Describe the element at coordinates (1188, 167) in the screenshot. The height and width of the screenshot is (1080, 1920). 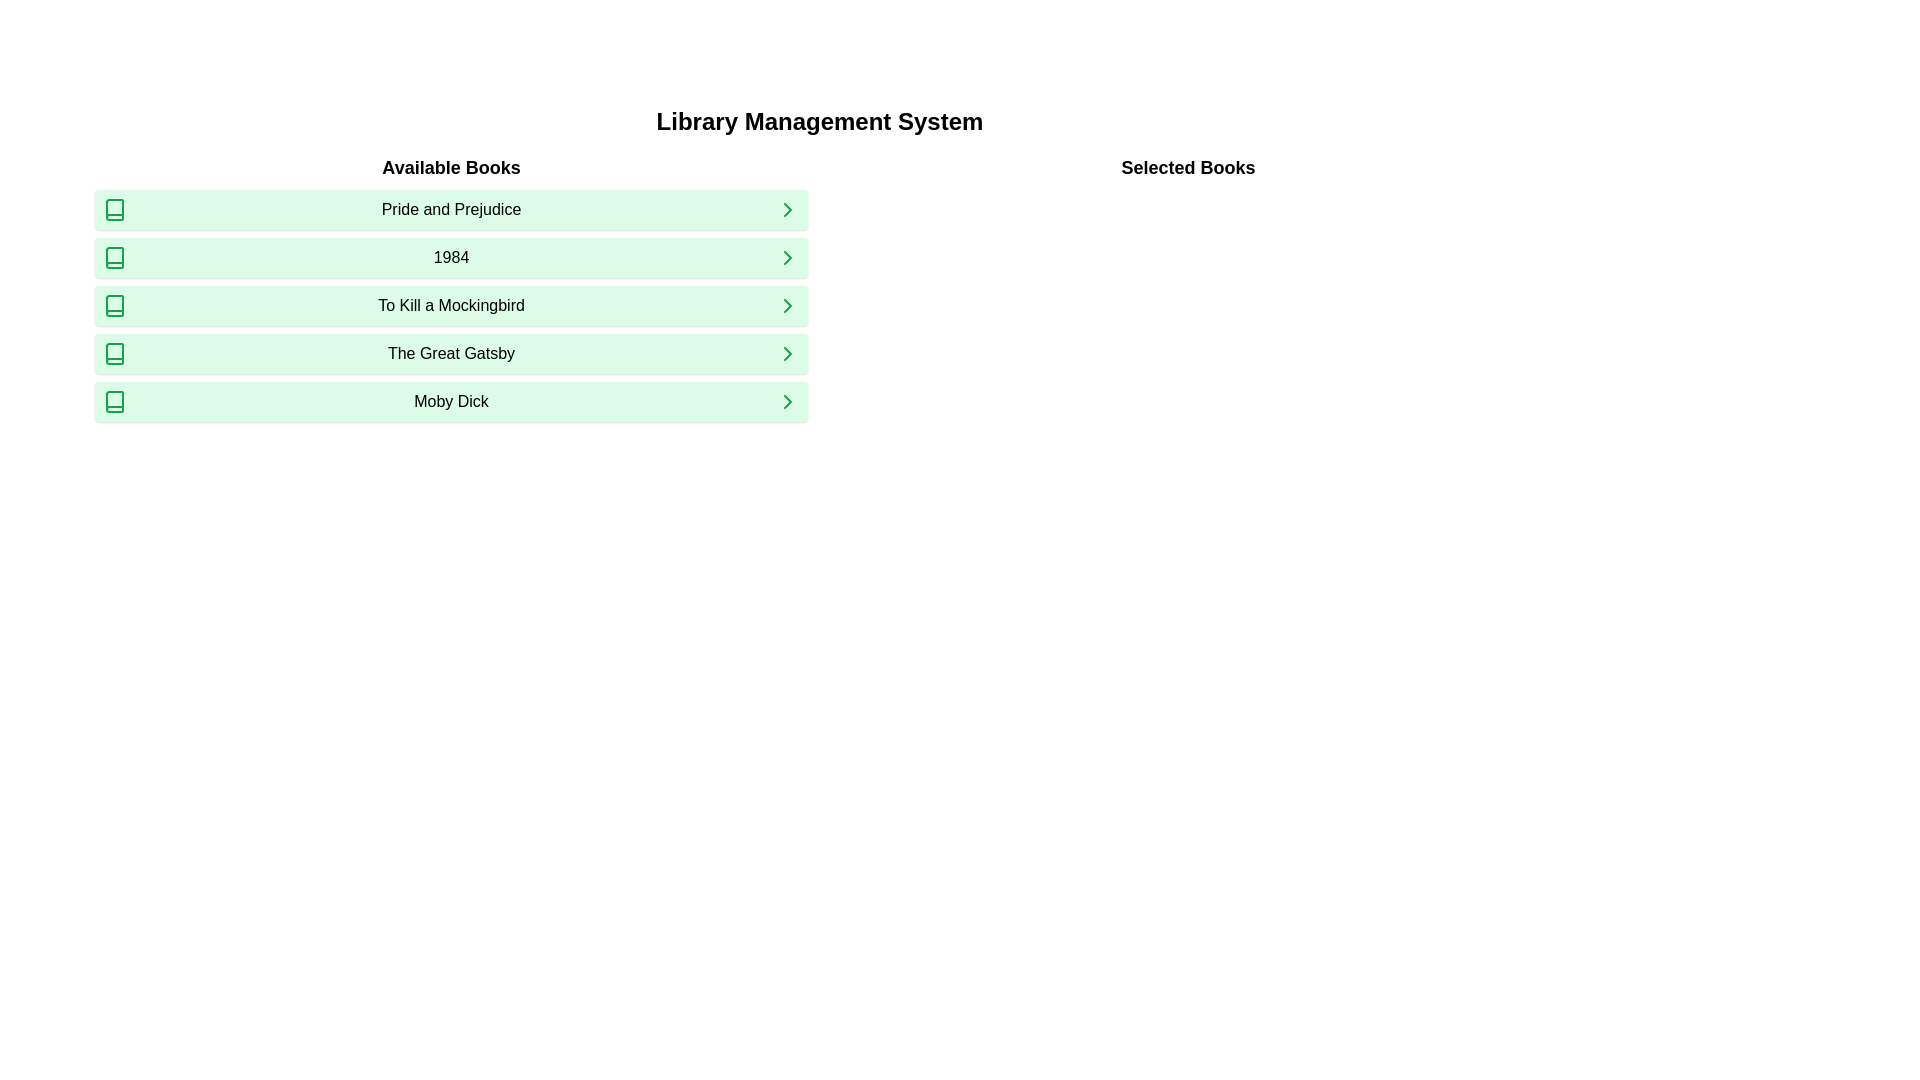
I see `the text label displaying 'Selected Books' in bold font, located in the top-right section of the interface beneath 'Library Management System'` at that location.